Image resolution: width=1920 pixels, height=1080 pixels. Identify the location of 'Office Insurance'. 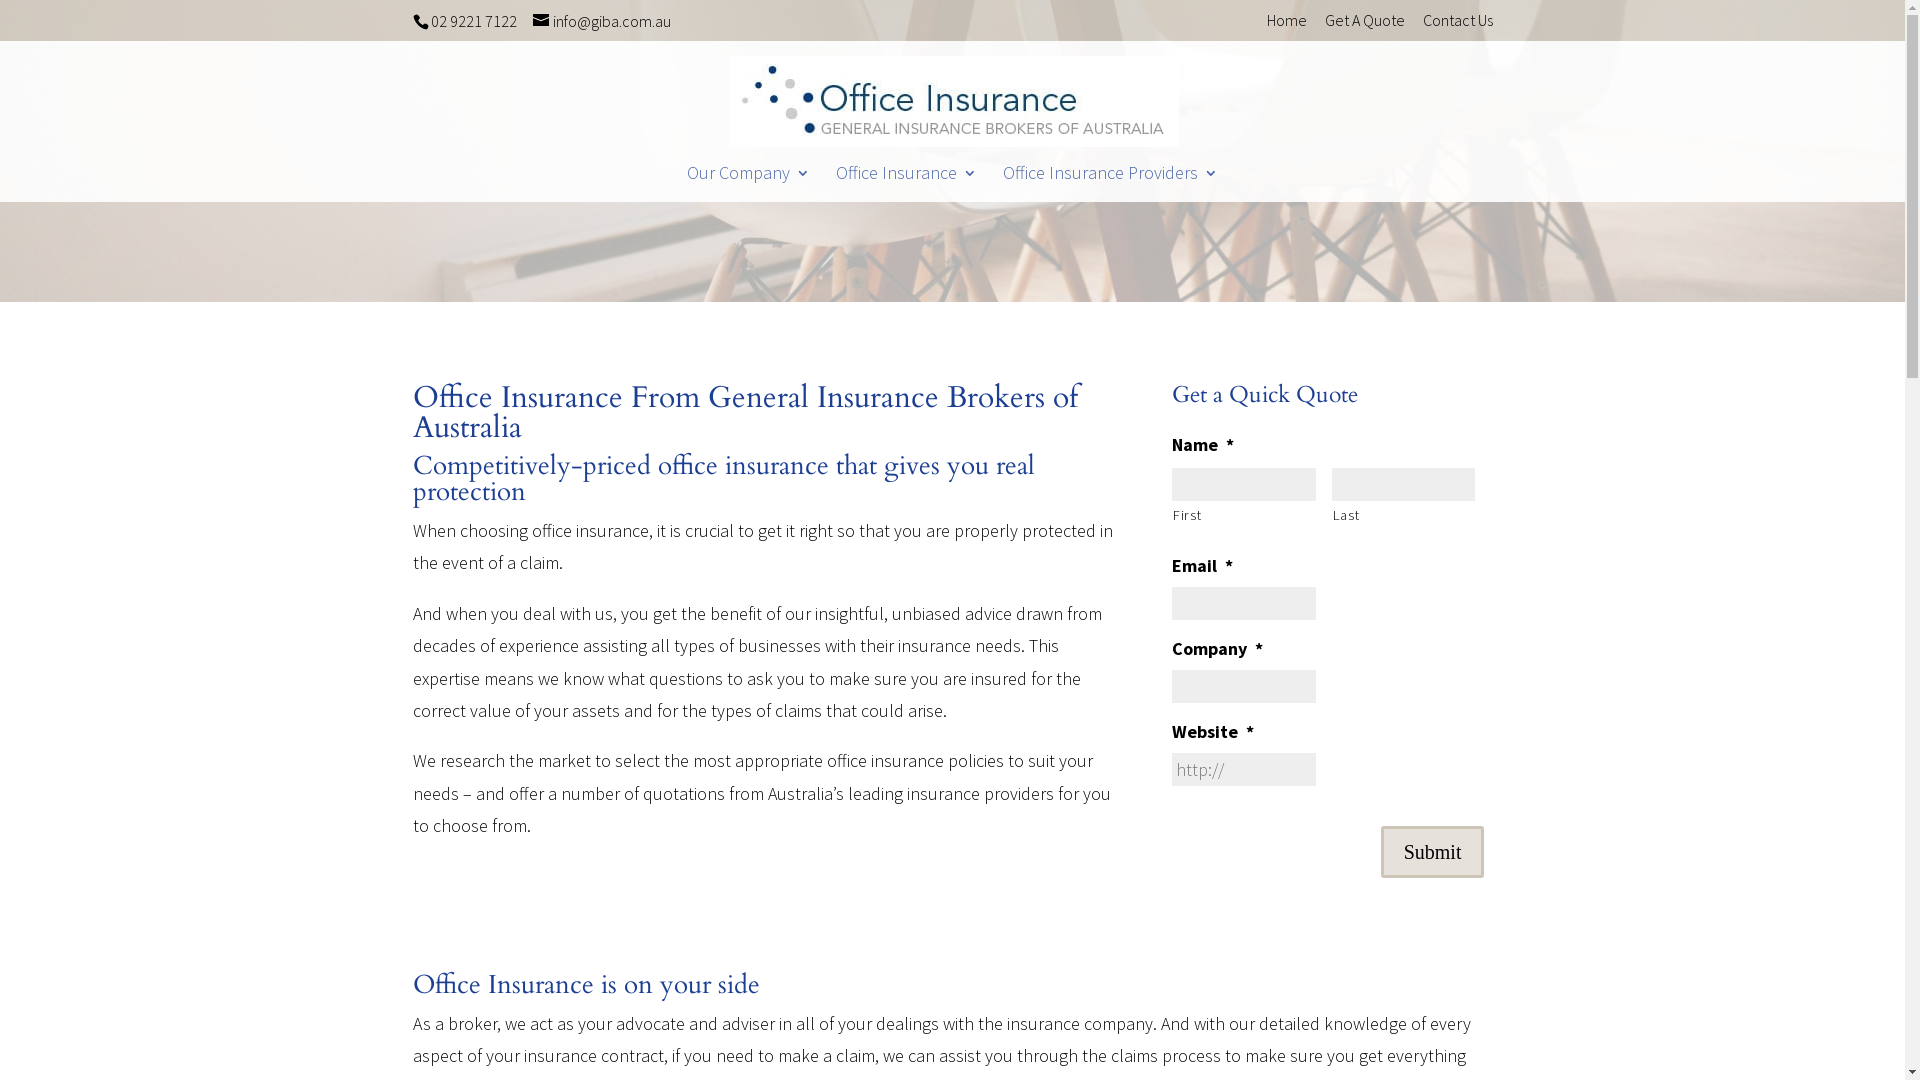
(905, 184).